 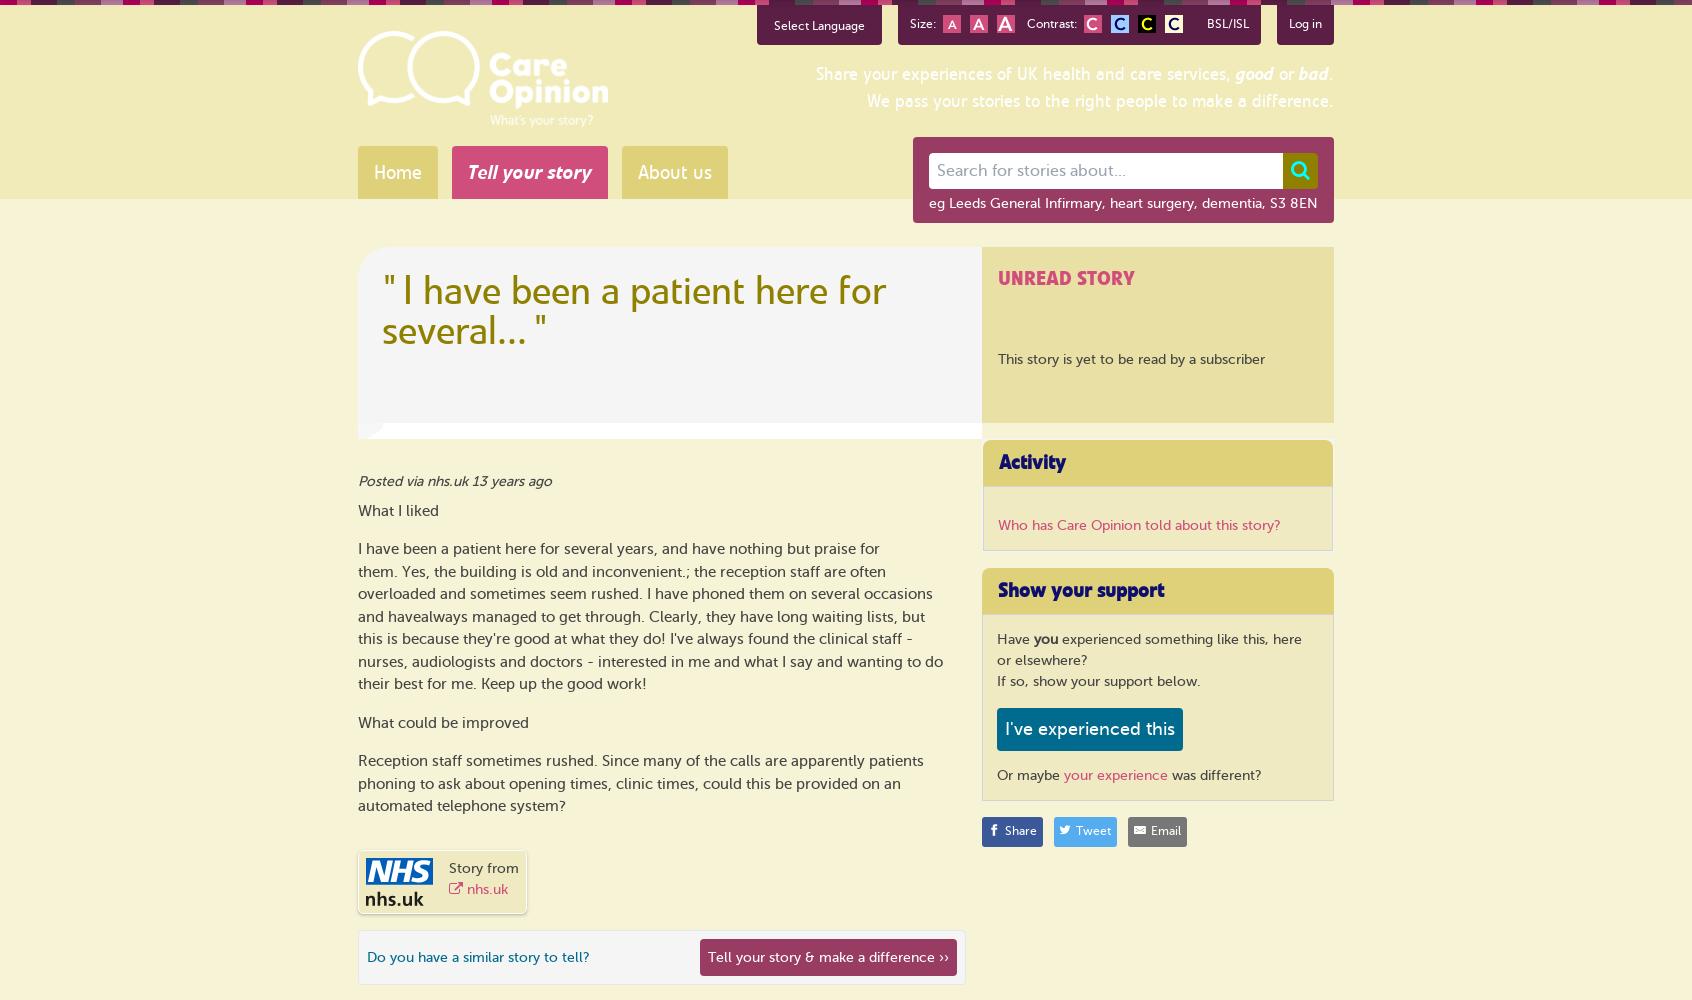 What do you see at coordinates (1051, 24) in the screenshot?
I see `'Contrast:'` at bounding box center [1051, 24].